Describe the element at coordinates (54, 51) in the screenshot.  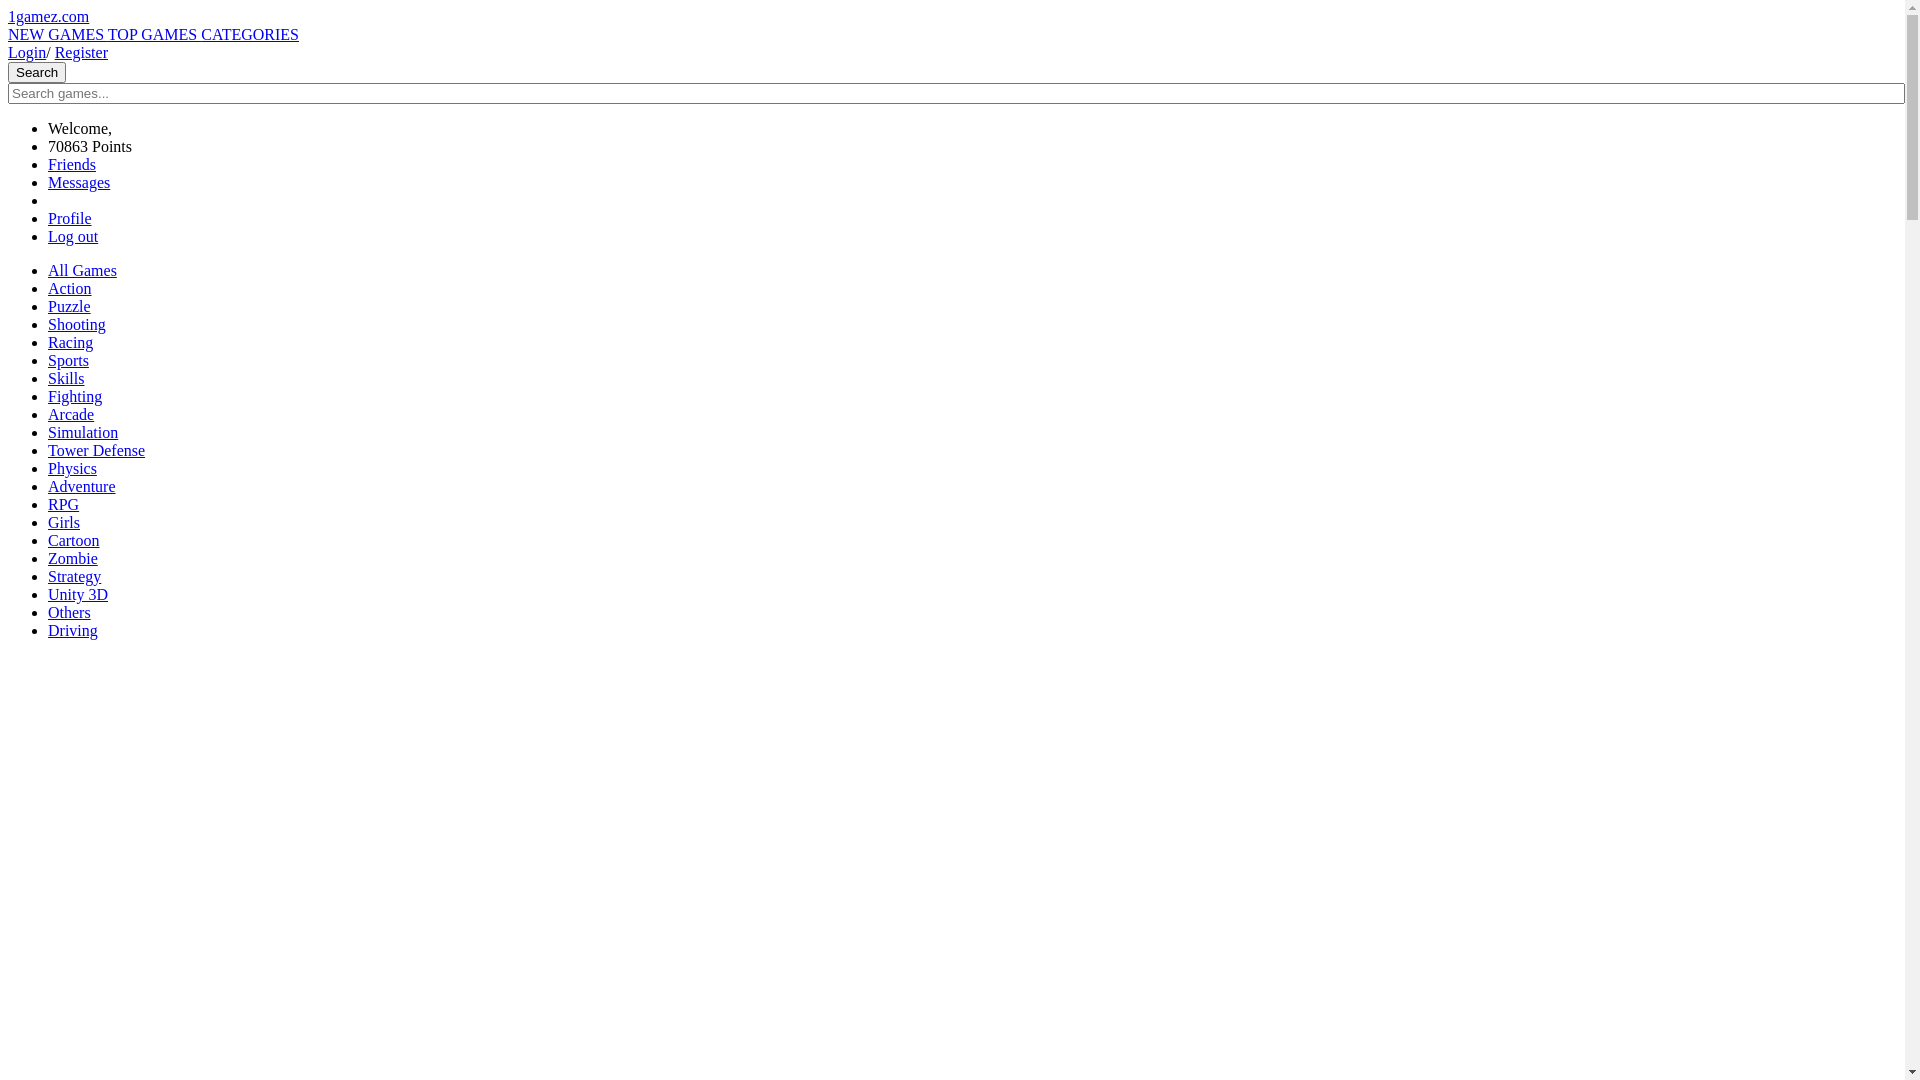
I see `'Register'` at that location.